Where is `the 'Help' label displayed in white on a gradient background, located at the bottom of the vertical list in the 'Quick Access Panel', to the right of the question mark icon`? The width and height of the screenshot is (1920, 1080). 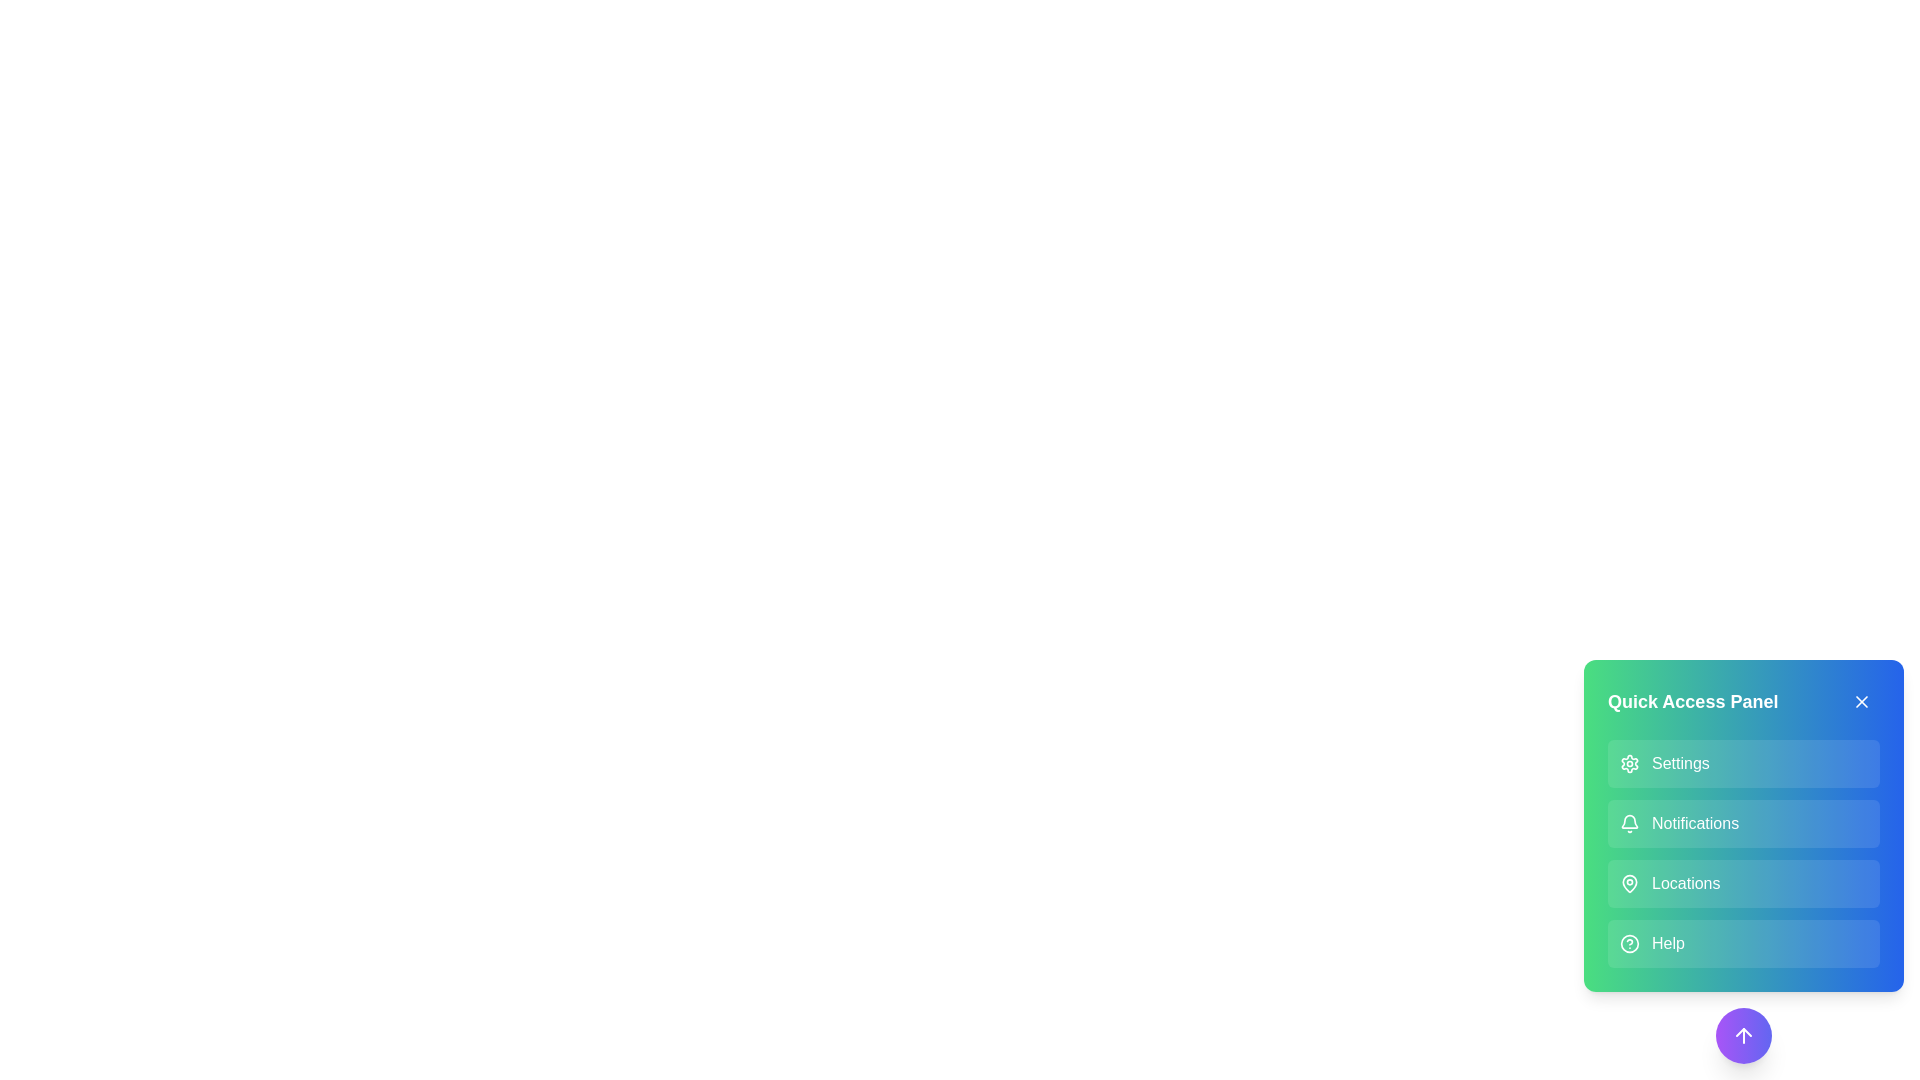 the 'Help' label displayed in white on a gradient background, located at the bottom of the vertical list in the 'Quick Access Panel', to the right of the question mark icon is located at coordinates (1668, 944).